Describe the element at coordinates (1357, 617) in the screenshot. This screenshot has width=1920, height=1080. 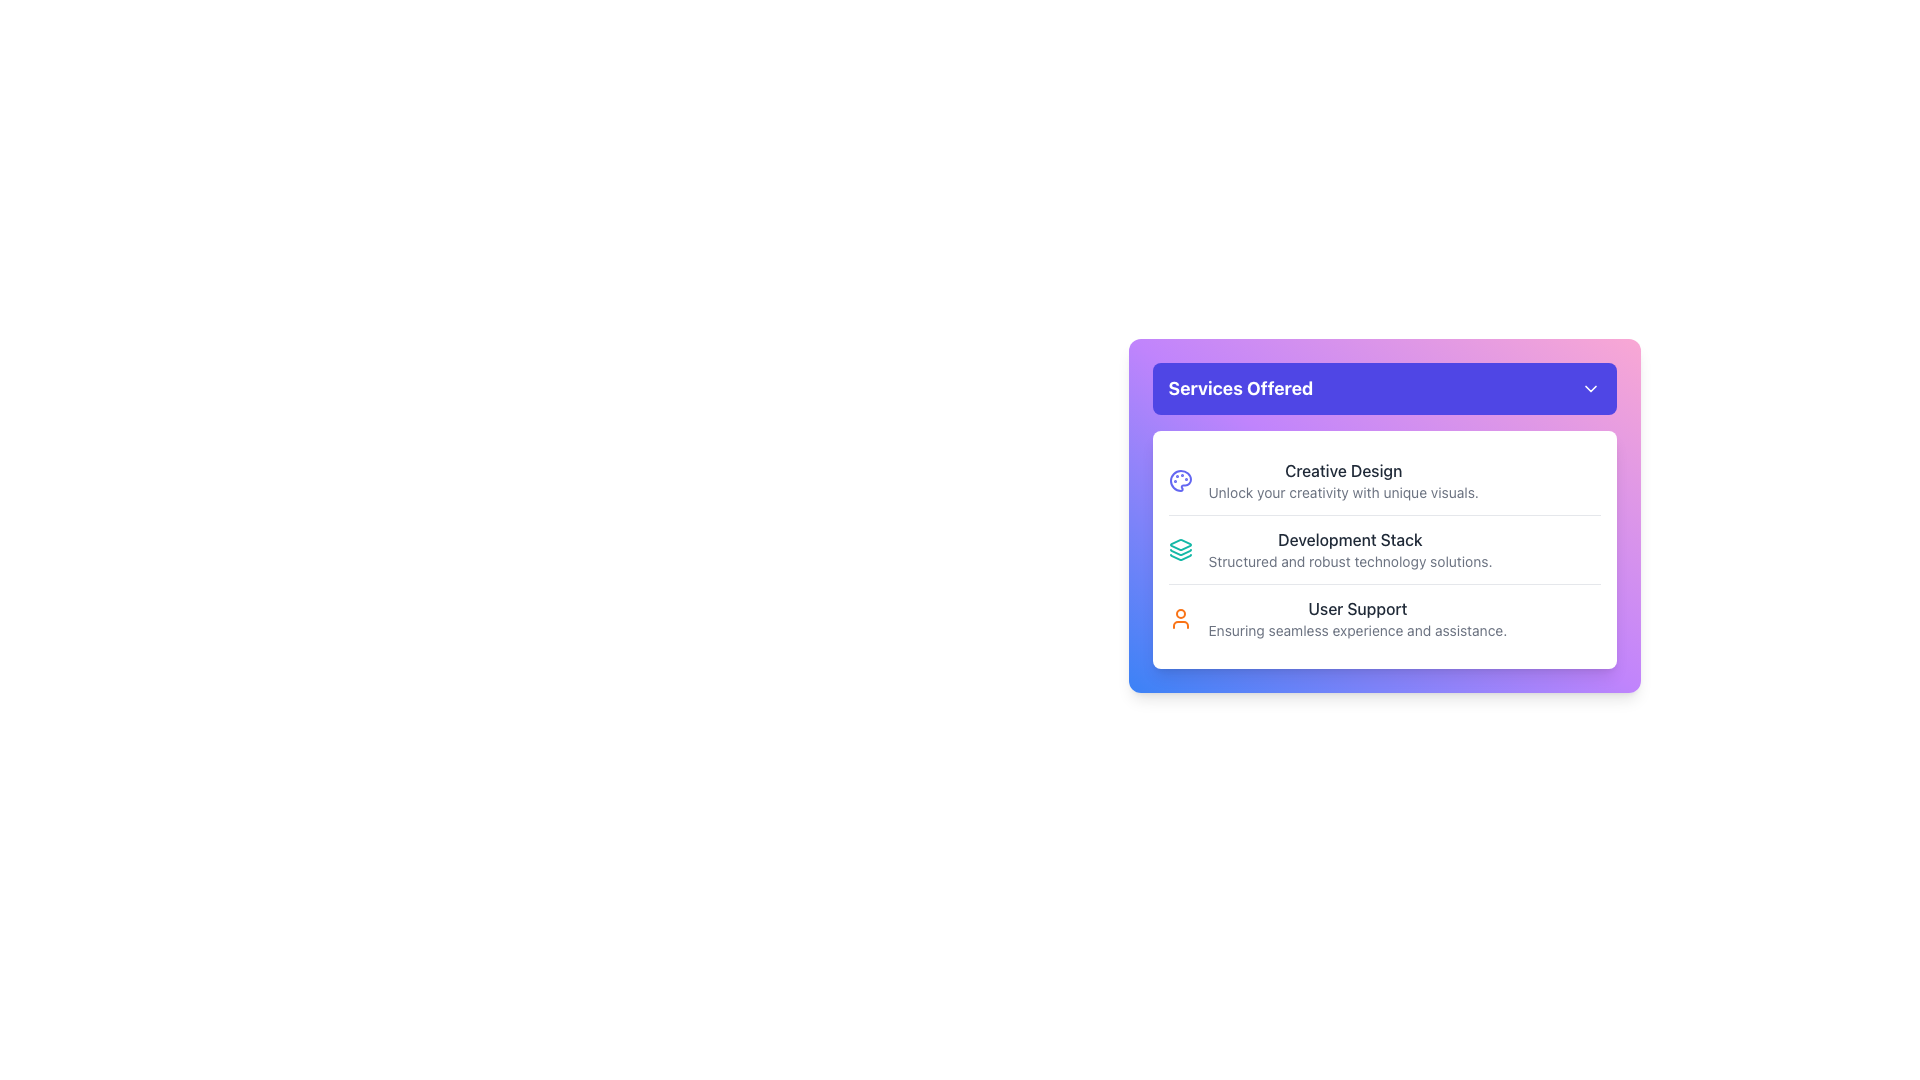
I see `the 'User Support' service text block, which is the third item in the vertically aligned list under 'Services Offered.'` at that location.